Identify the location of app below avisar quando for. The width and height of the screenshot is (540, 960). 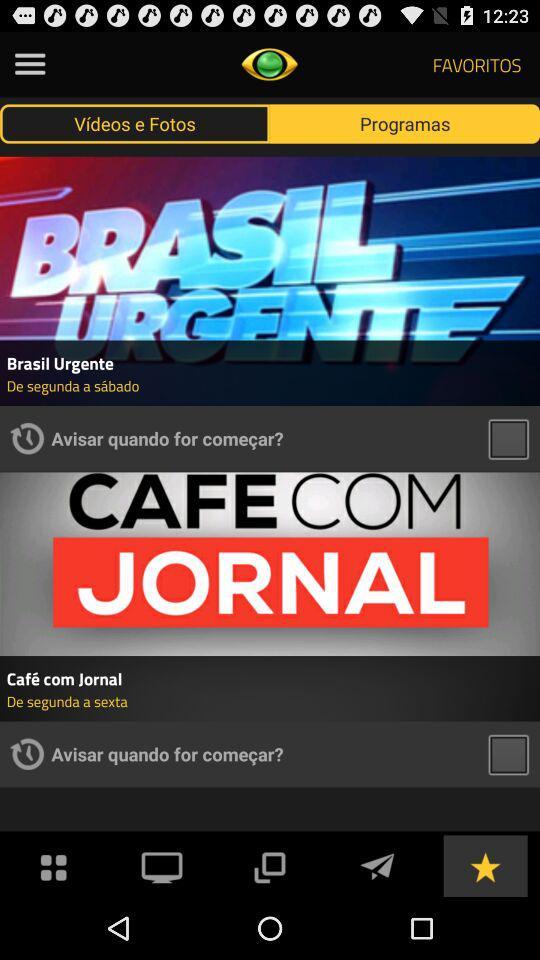
(161, 864).